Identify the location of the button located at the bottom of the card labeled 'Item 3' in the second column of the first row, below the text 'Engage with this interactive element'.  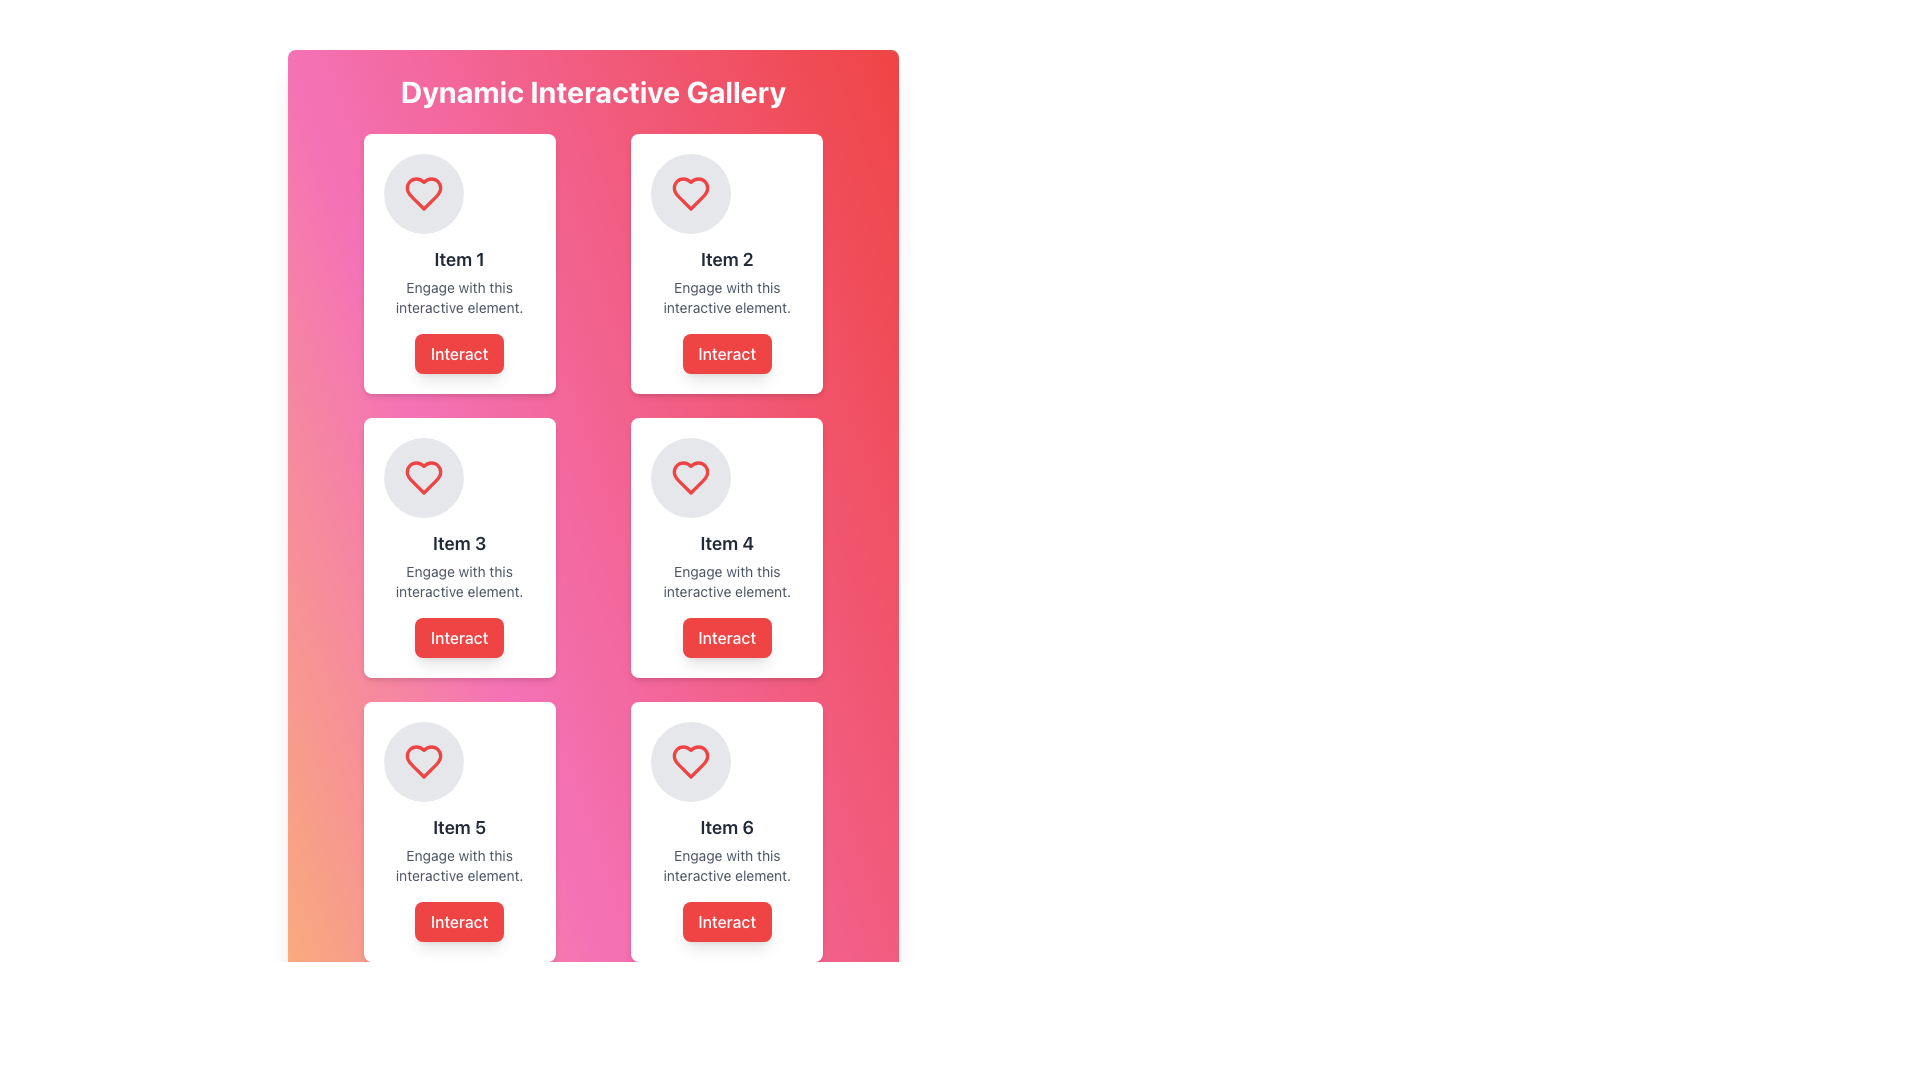
(458, 637).